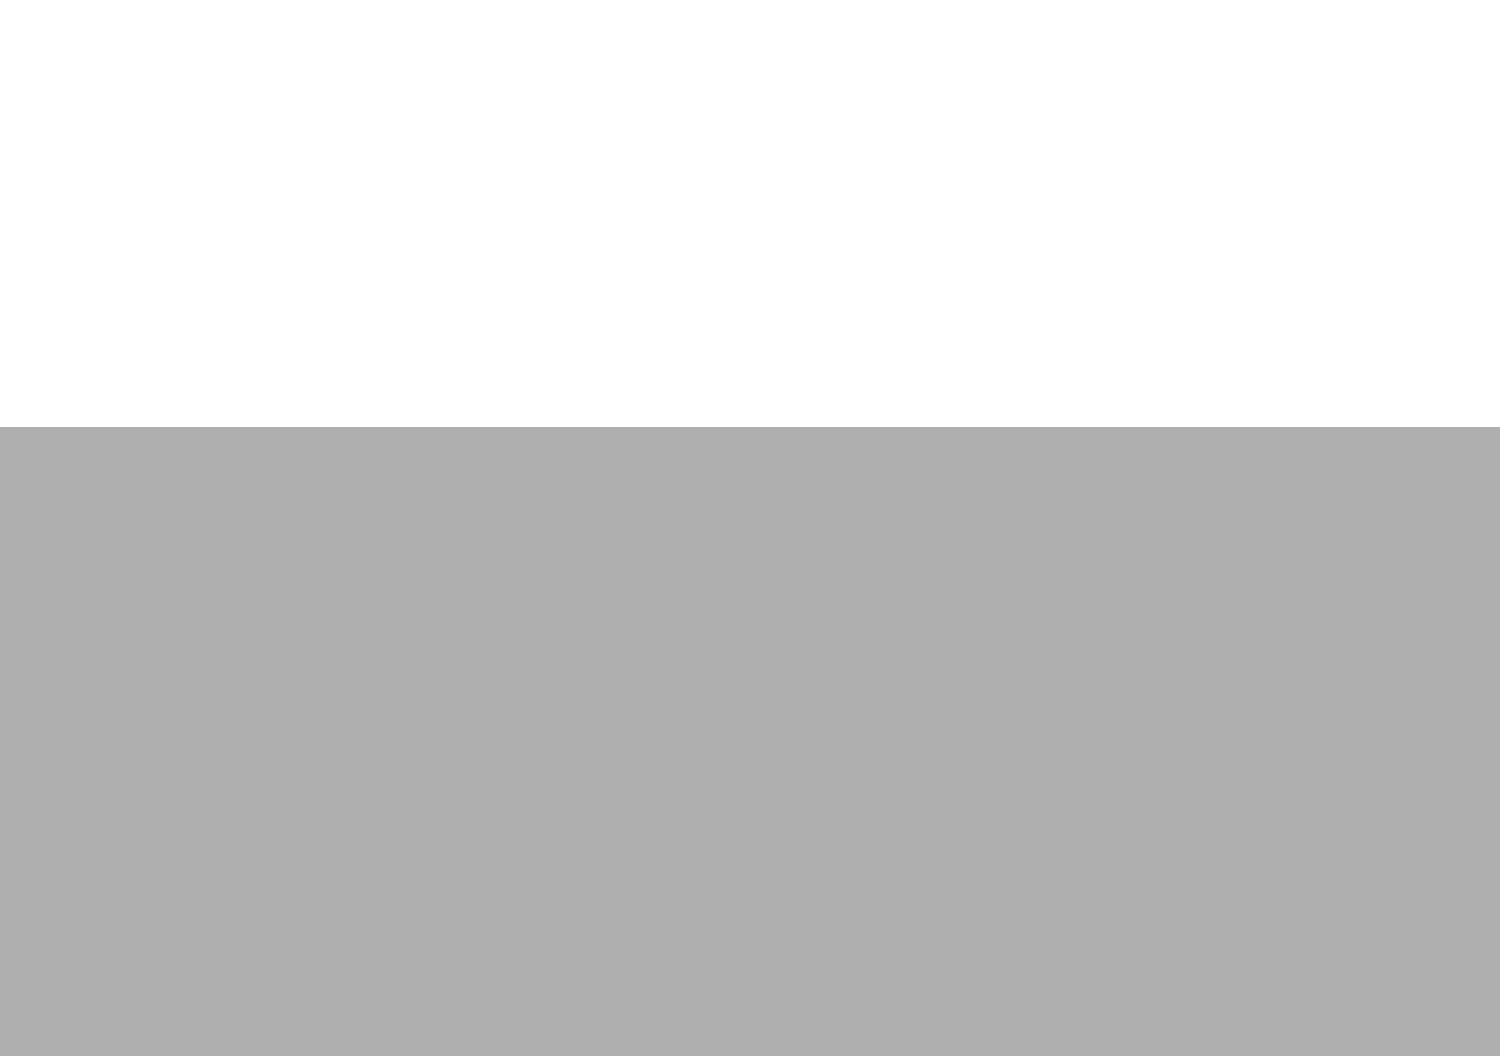 This screenshot has height=1056, width=1500. Describe the element at coordinates (450, 769) in the screenshot. I see `'Black Friday'` at that location.